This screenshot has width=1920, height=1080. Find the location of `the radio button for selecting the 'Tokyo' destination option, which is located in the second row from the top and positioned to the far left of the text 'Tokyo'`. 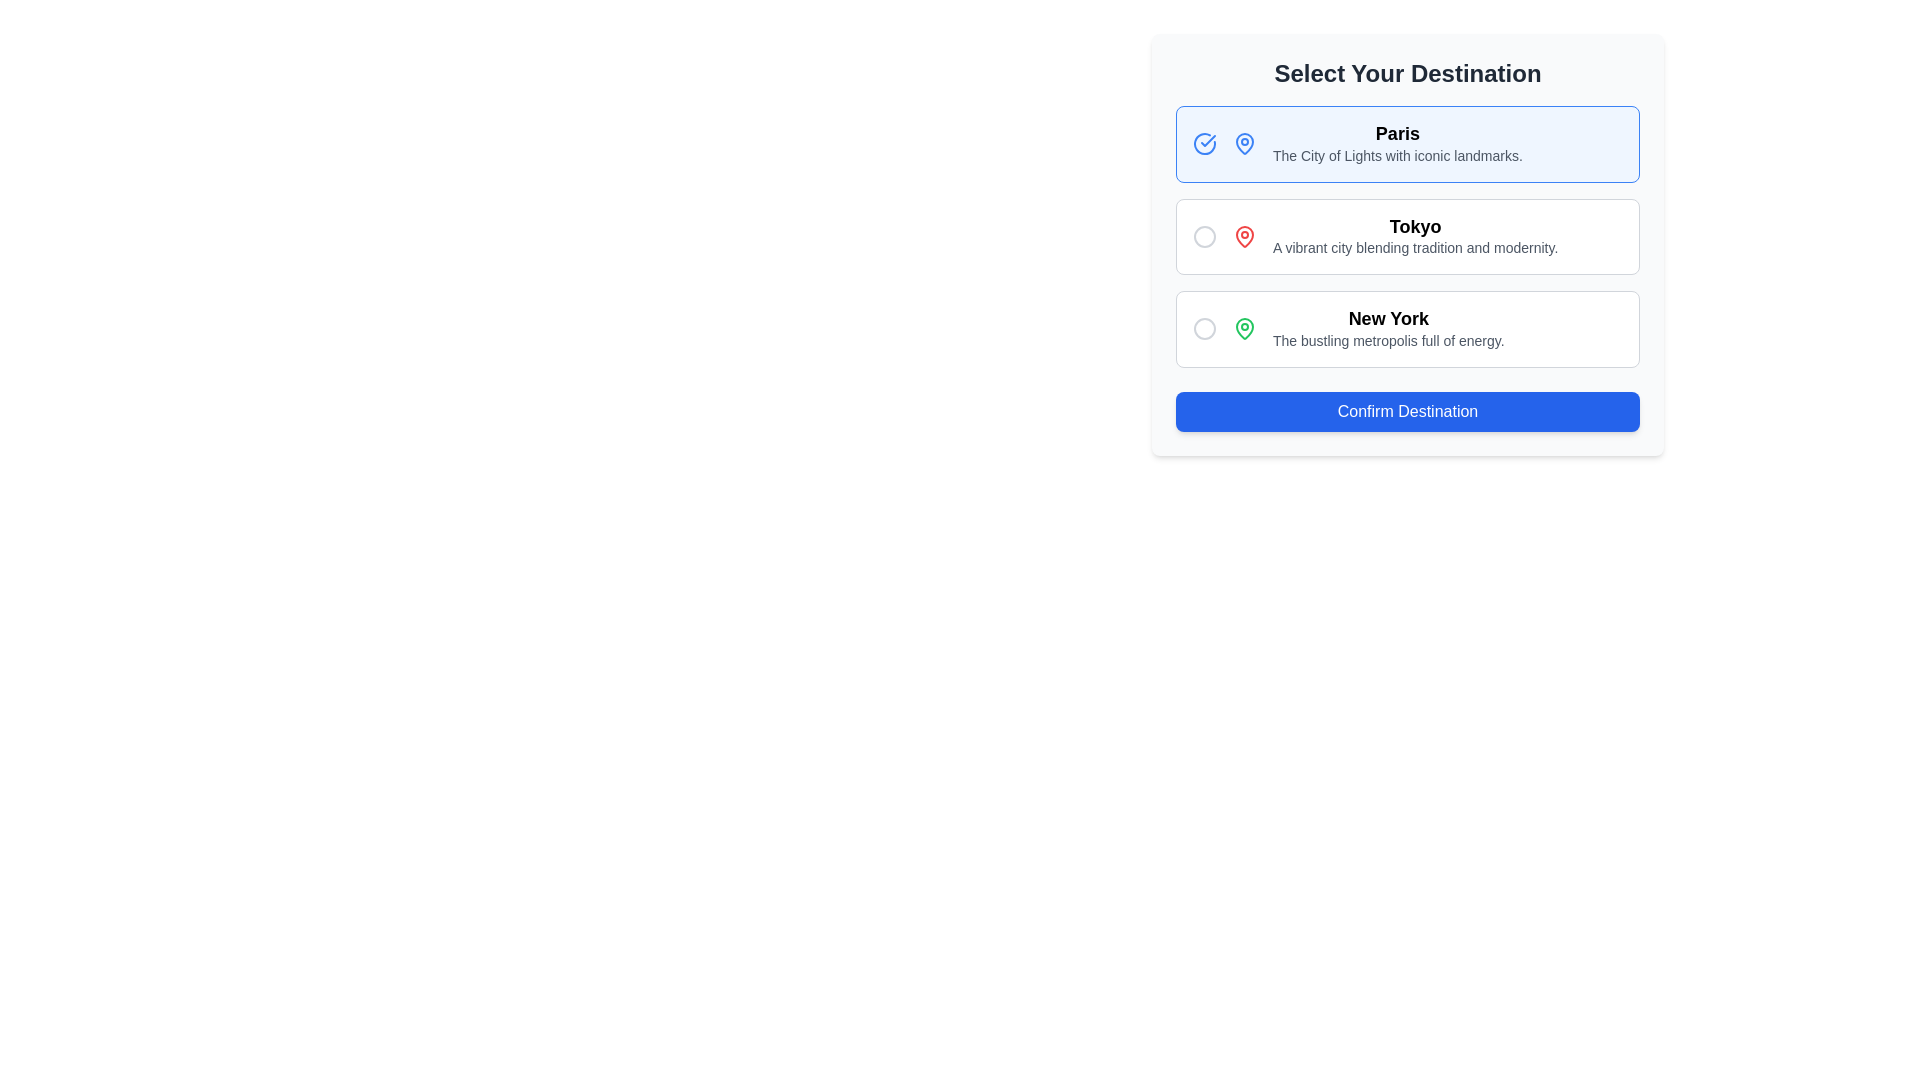

the radio button for selecting the 'Tokyo' destination option, which is located in the second row from the top and positioned to the far left of the text 'Tokyo' is located at coordinates (1203, 234).